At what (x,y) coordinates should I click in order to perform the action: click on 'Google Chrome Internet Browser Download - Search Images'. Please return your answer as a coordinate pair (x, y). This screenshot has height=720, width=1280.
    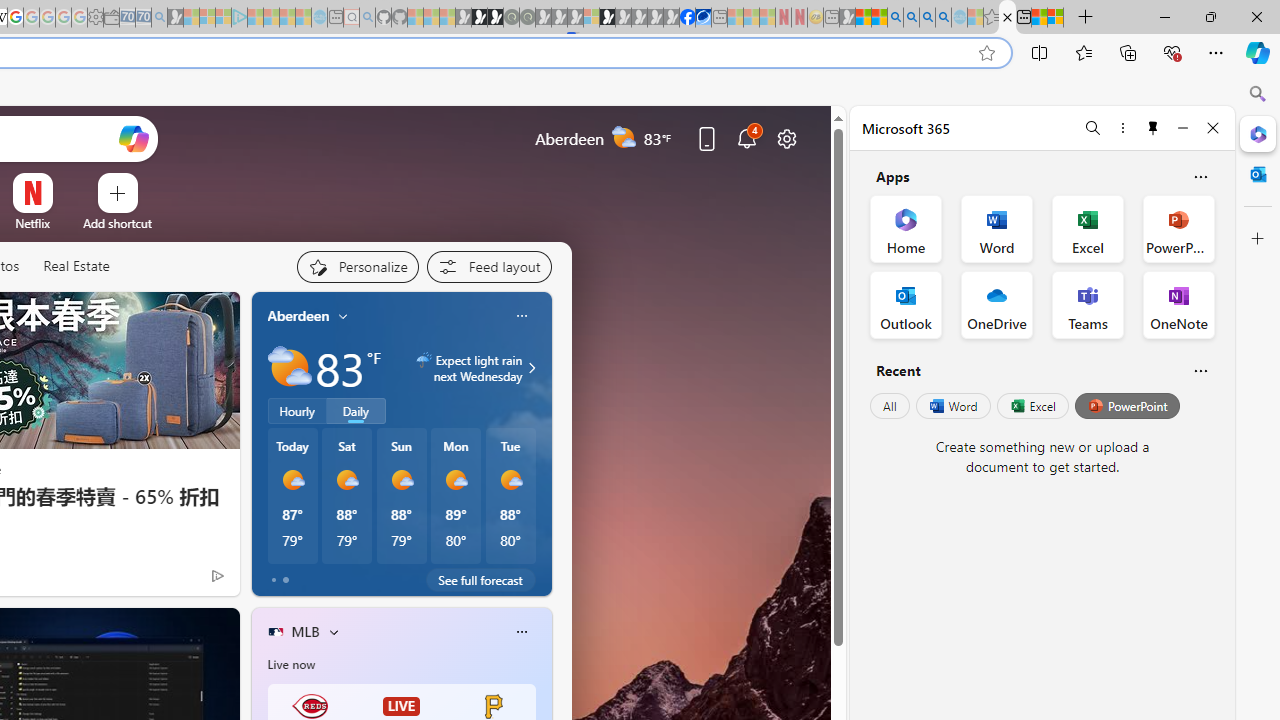
    Looking at the image, I should click on (942, 17).